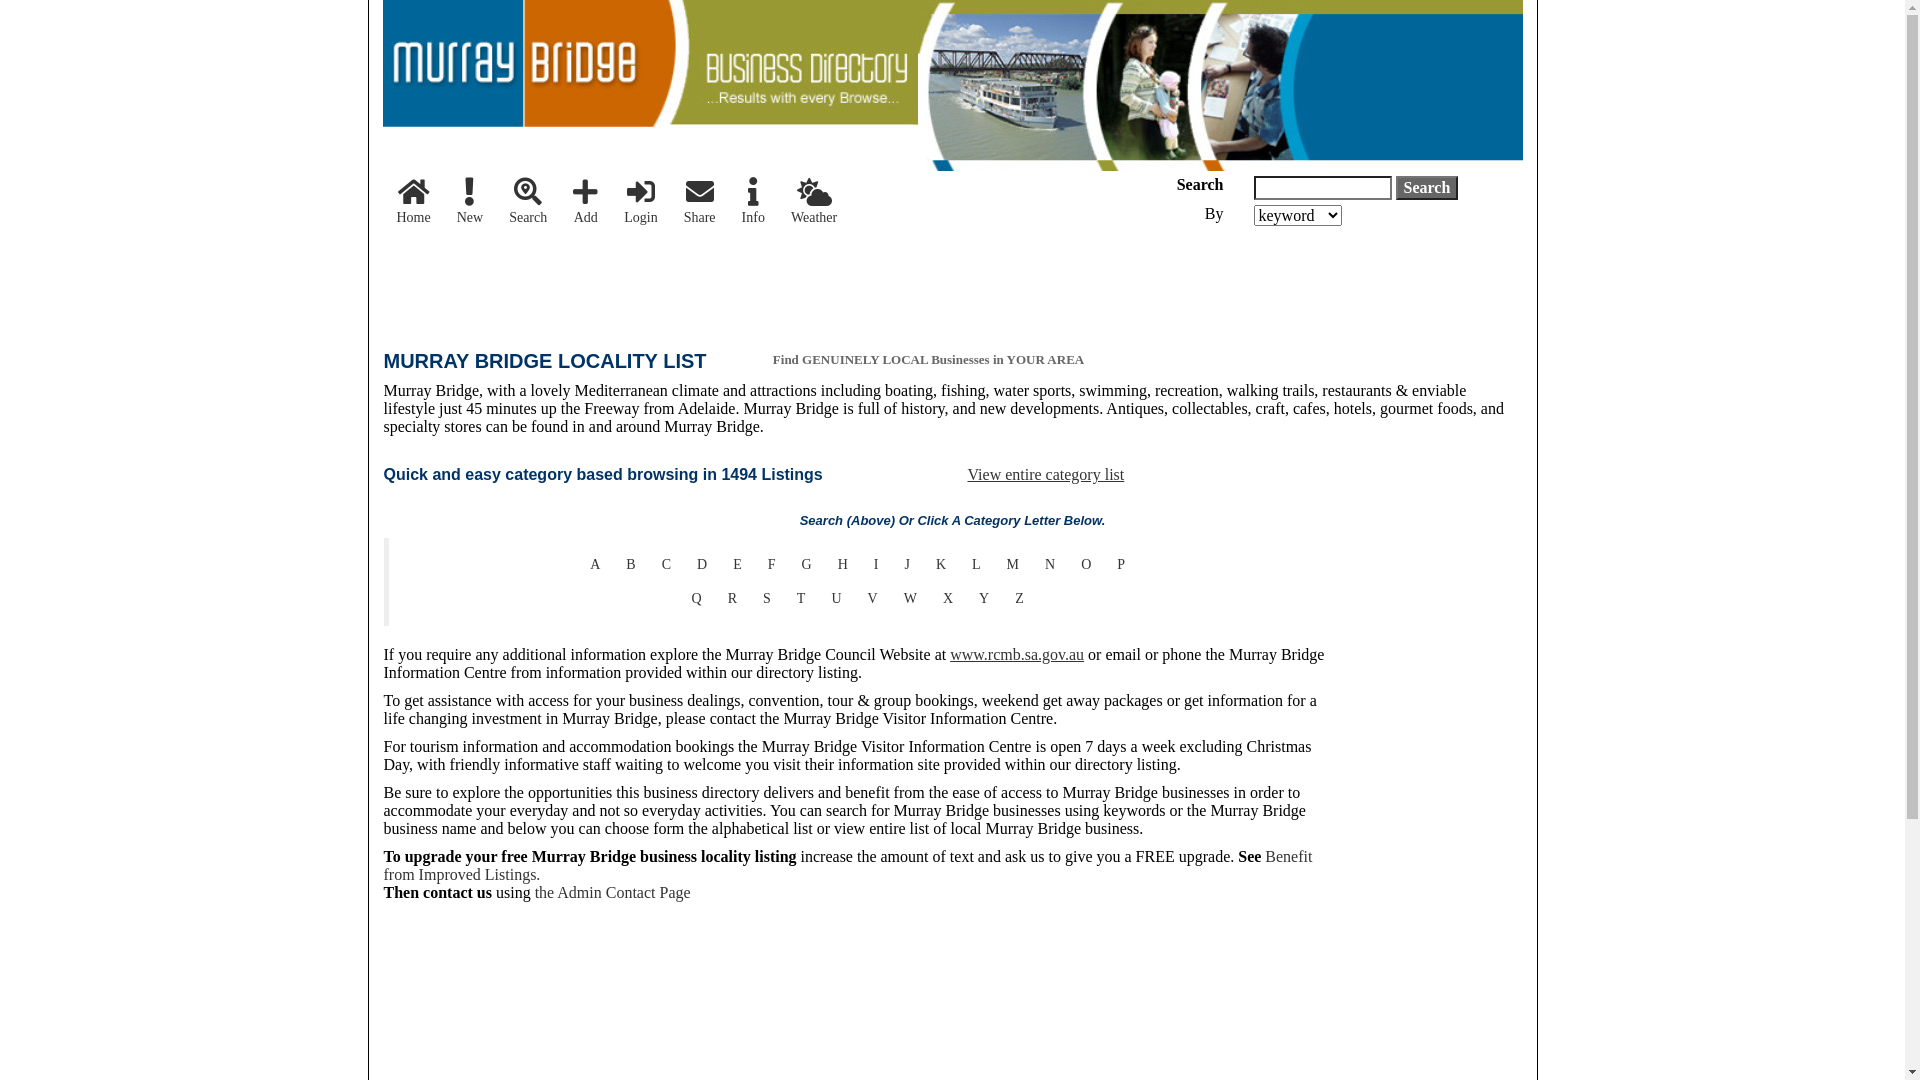 This screenshot has width=1920, height=1080. What do you see at coordinates (890, 597) in the screenshot?
I see `'W'` at bounding box center [890, 597].